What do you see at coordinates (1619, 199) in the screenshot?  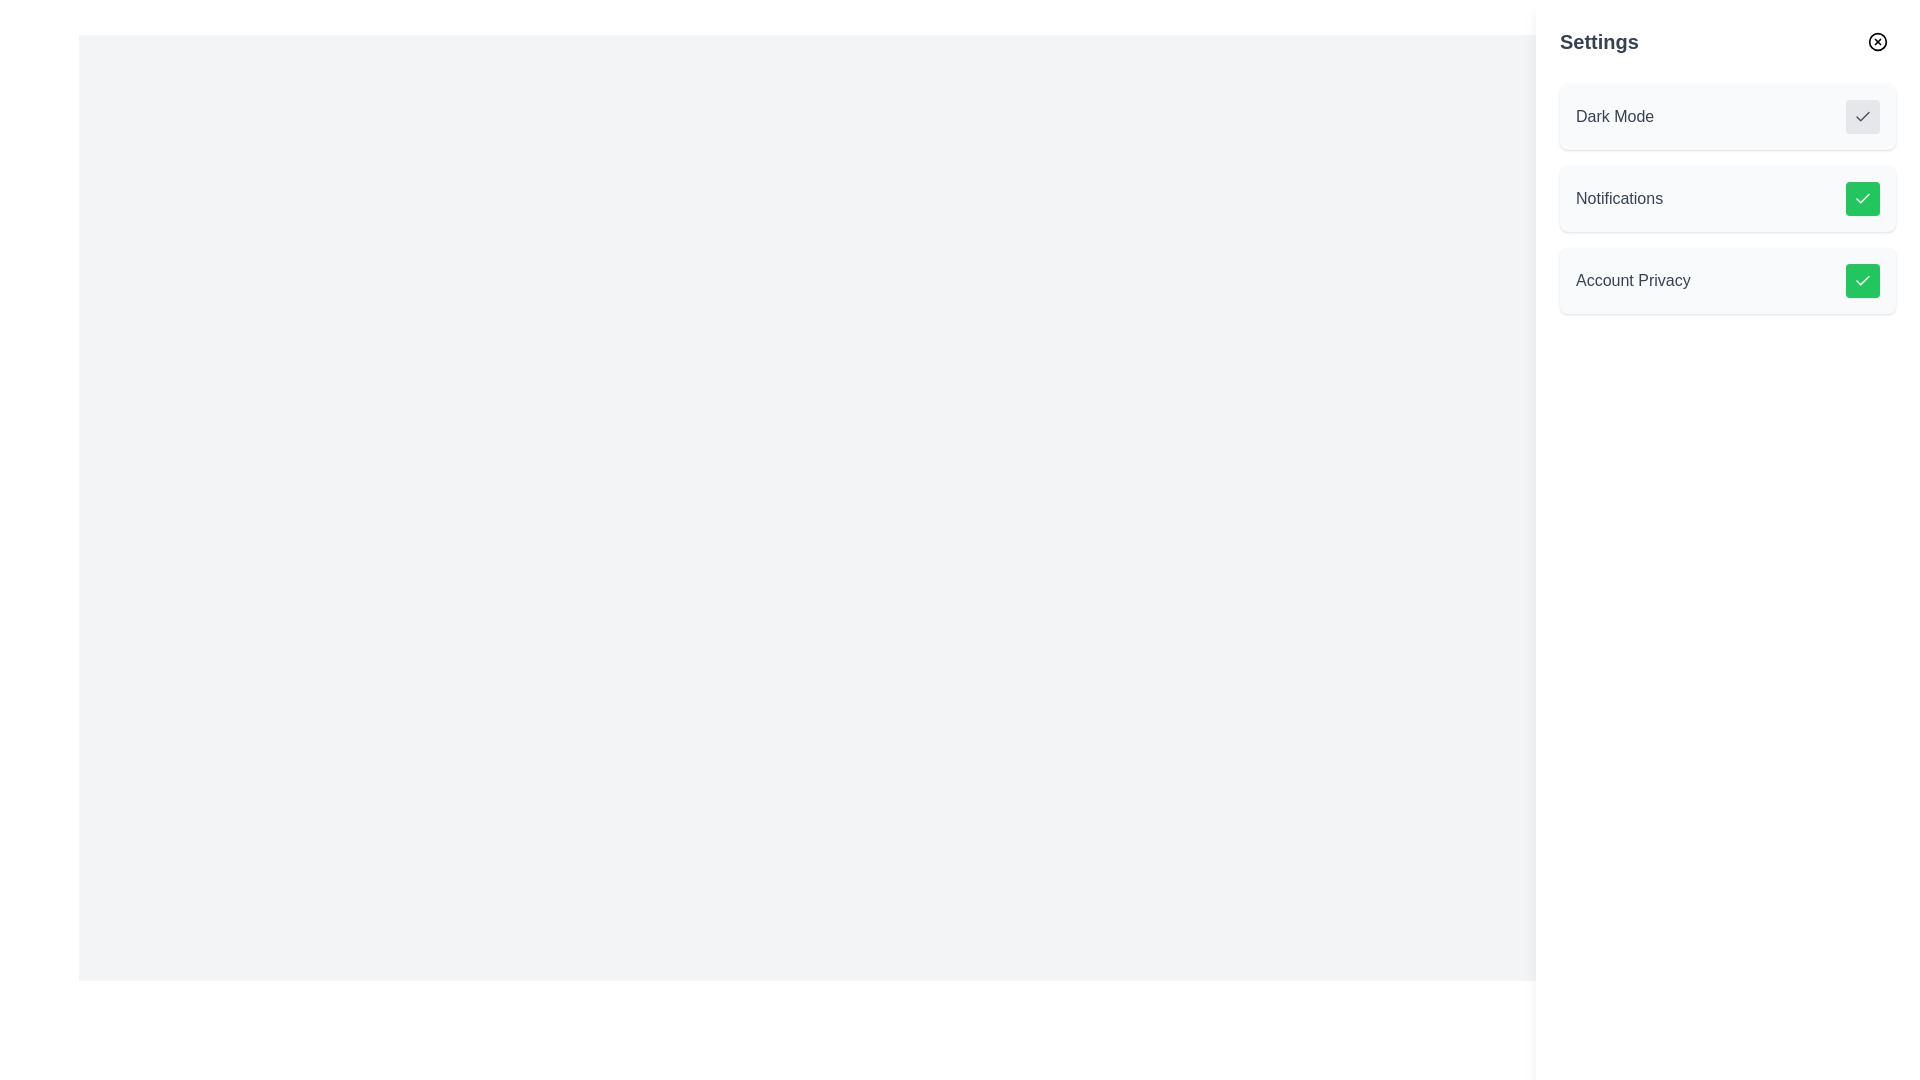 I see `the Text label that controls notifications, which is positioned within the settings panel on the right side of the page, aligned to the left of a green checkmark button` at bounding box center [1619, 199].